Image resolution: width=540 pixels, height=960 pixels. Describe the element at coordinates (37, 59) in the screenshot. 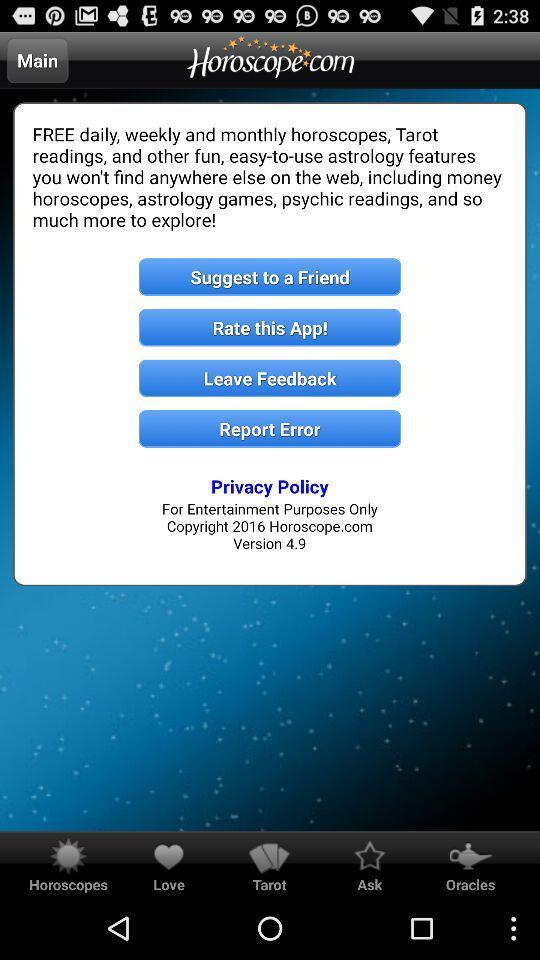

I see `the button at the top left corner` at that location.